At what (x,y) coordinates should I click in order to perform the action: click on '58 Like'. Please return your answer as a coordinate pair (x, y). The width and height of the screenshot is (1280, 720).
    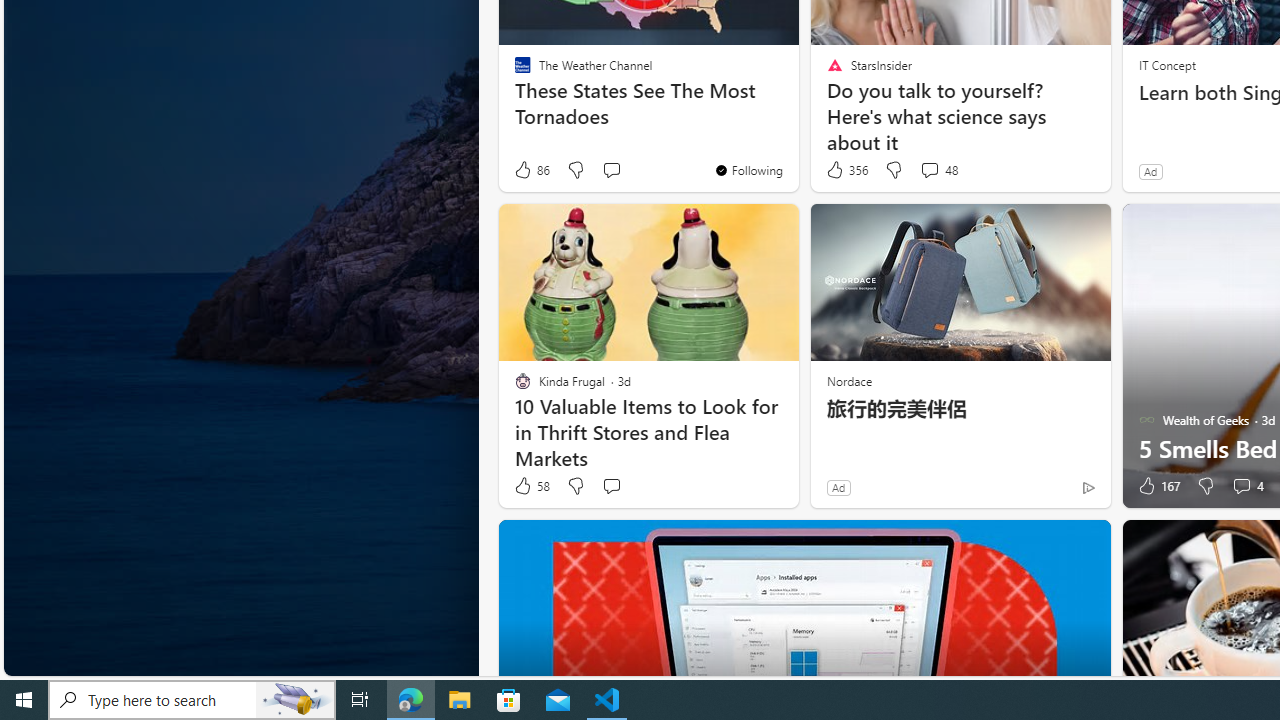
    Looking at the image, I should click on (531, 486).